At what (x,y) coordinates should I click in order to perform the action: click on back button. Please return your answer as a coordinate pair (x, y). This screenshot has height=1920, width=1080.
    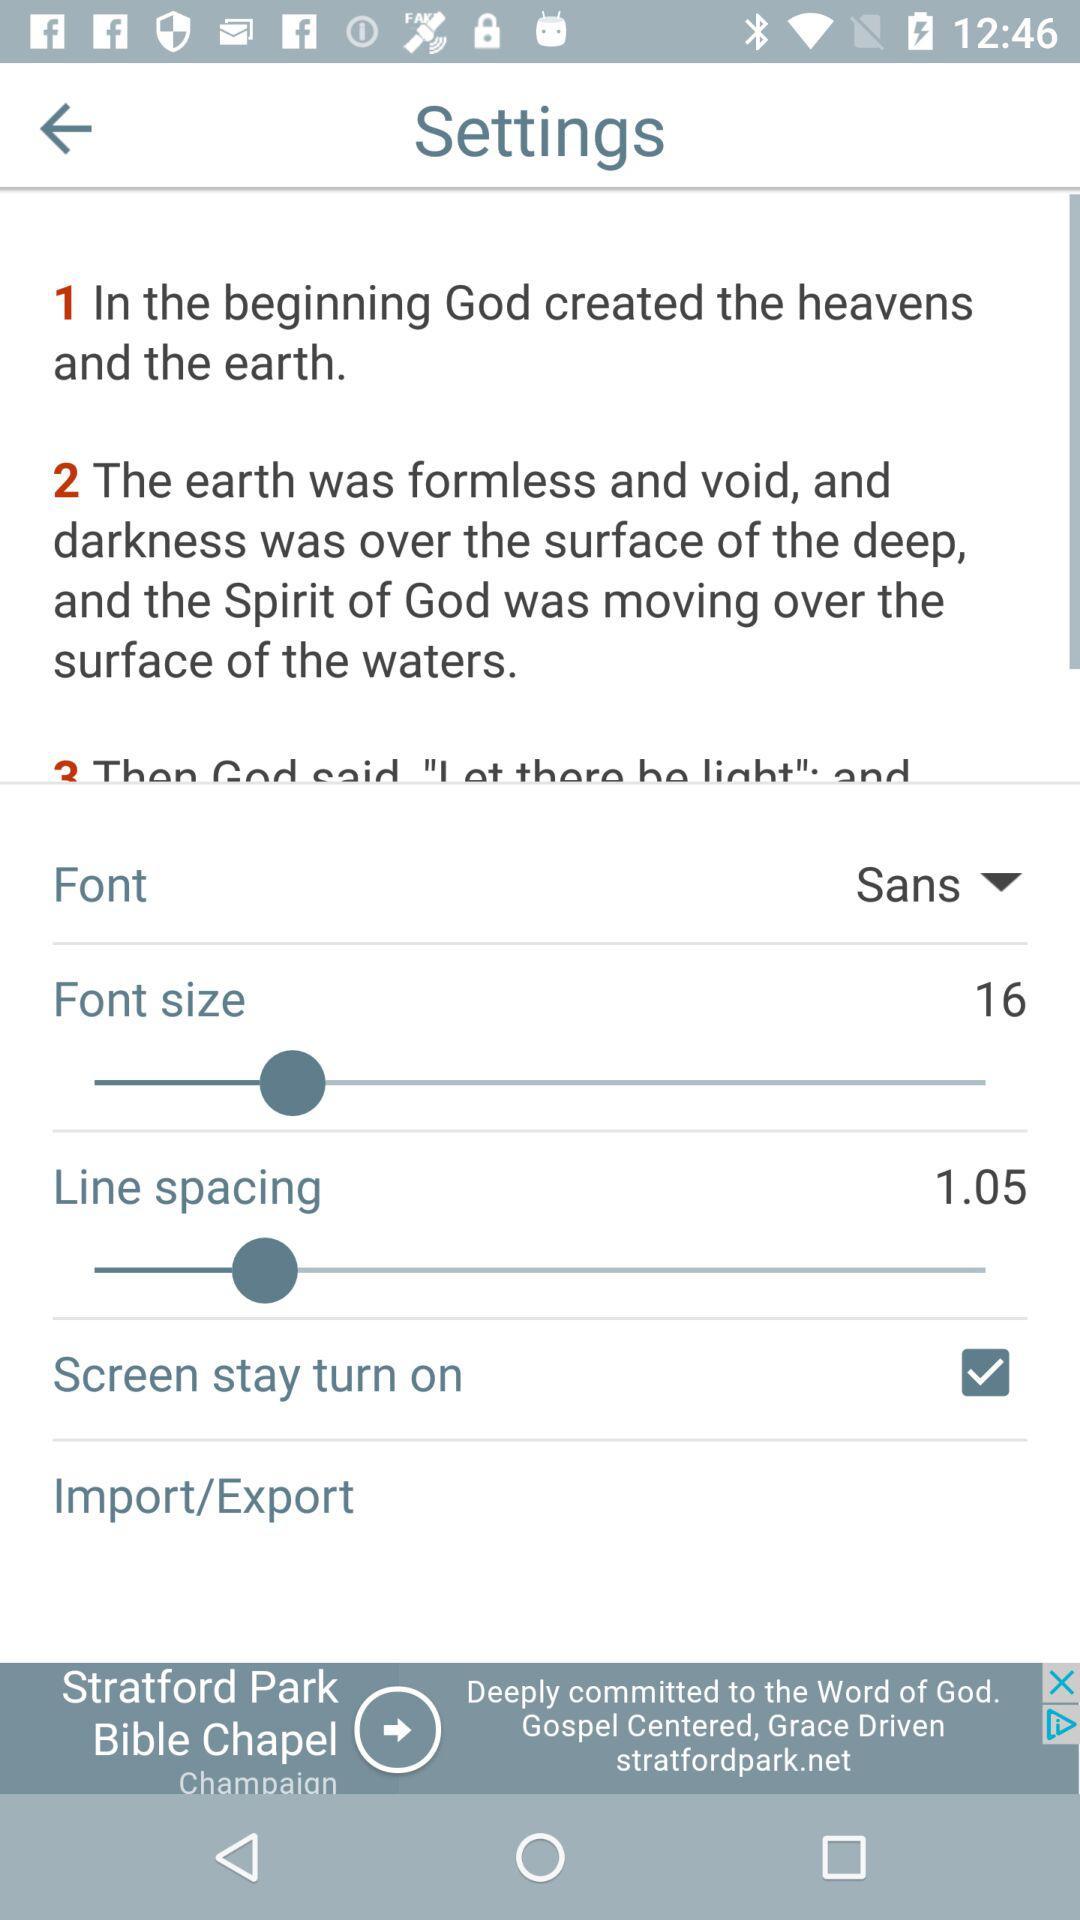
    Looking at the image, I should click on (64, 127).